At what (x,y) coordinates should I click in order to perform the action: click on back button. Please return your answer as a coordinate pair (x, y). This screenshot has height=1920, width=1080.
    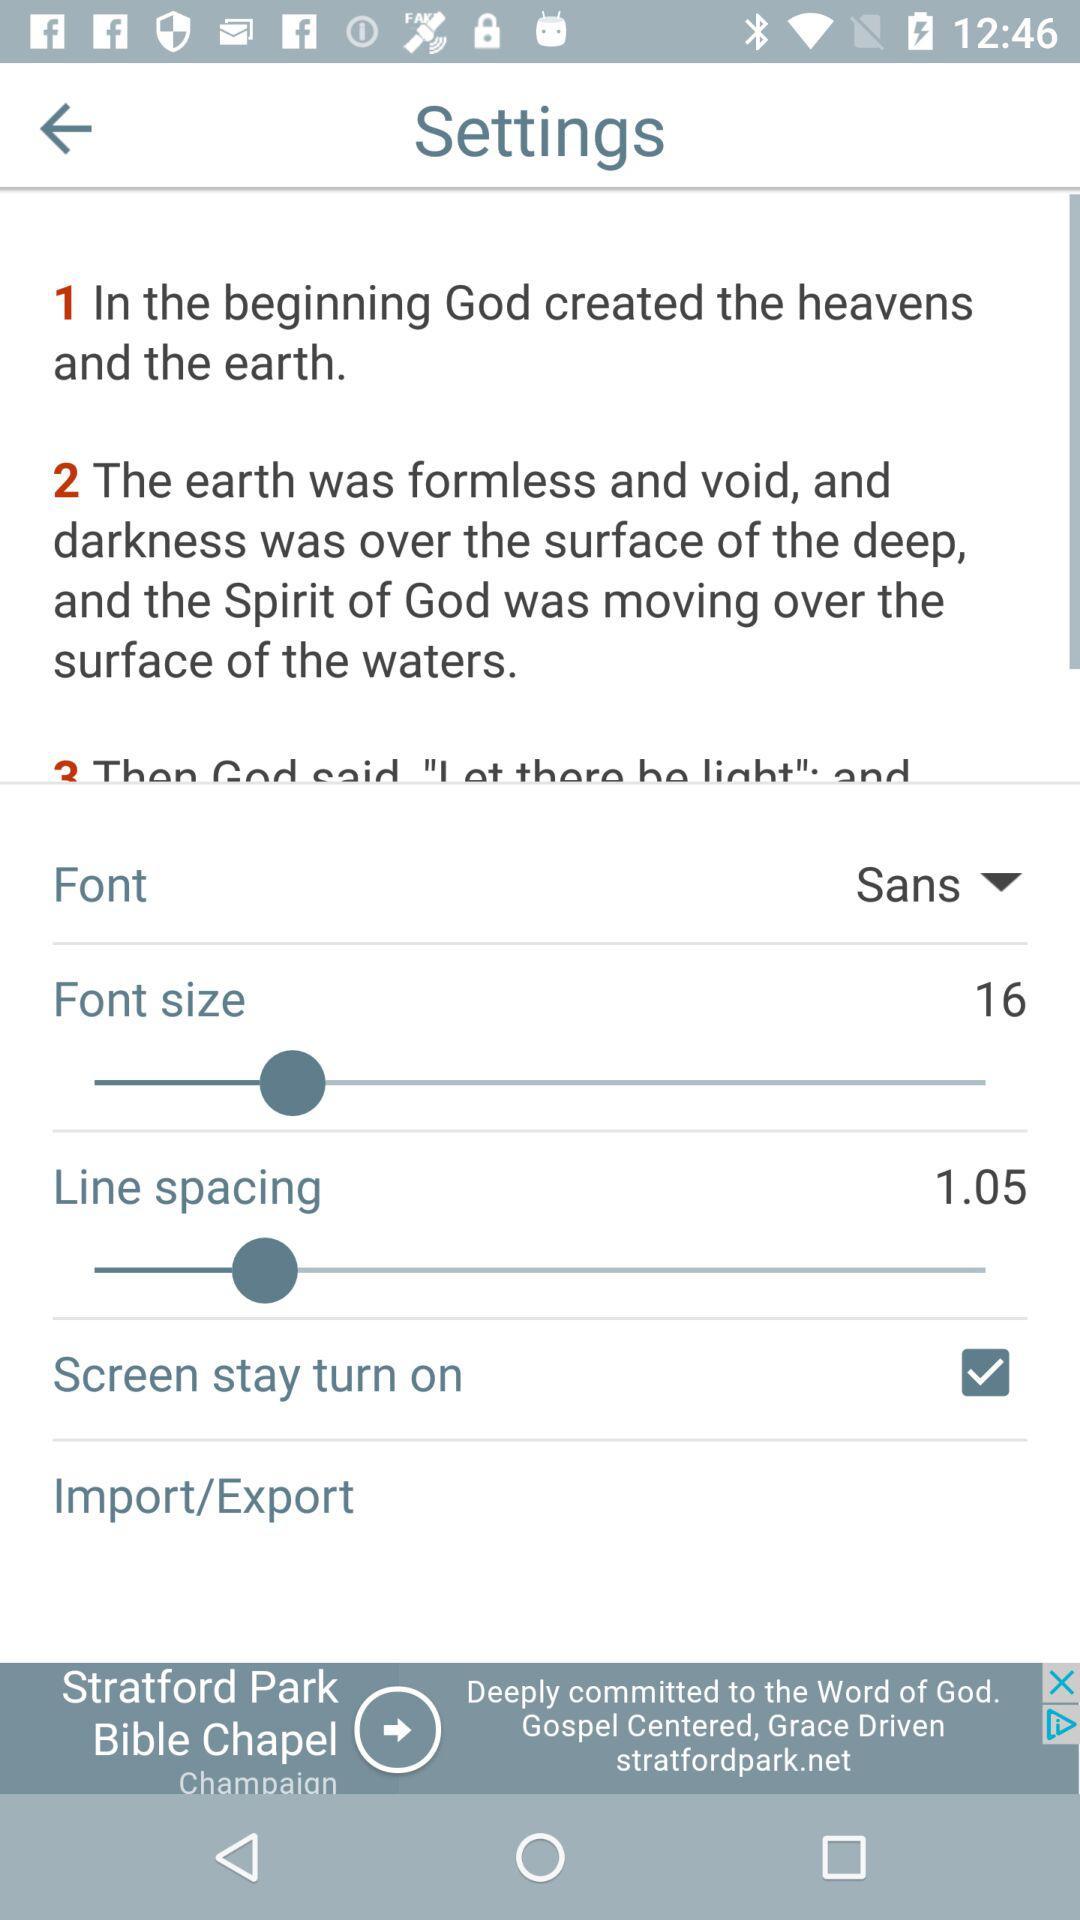
    Looking at the image, I should click on (64, 127).